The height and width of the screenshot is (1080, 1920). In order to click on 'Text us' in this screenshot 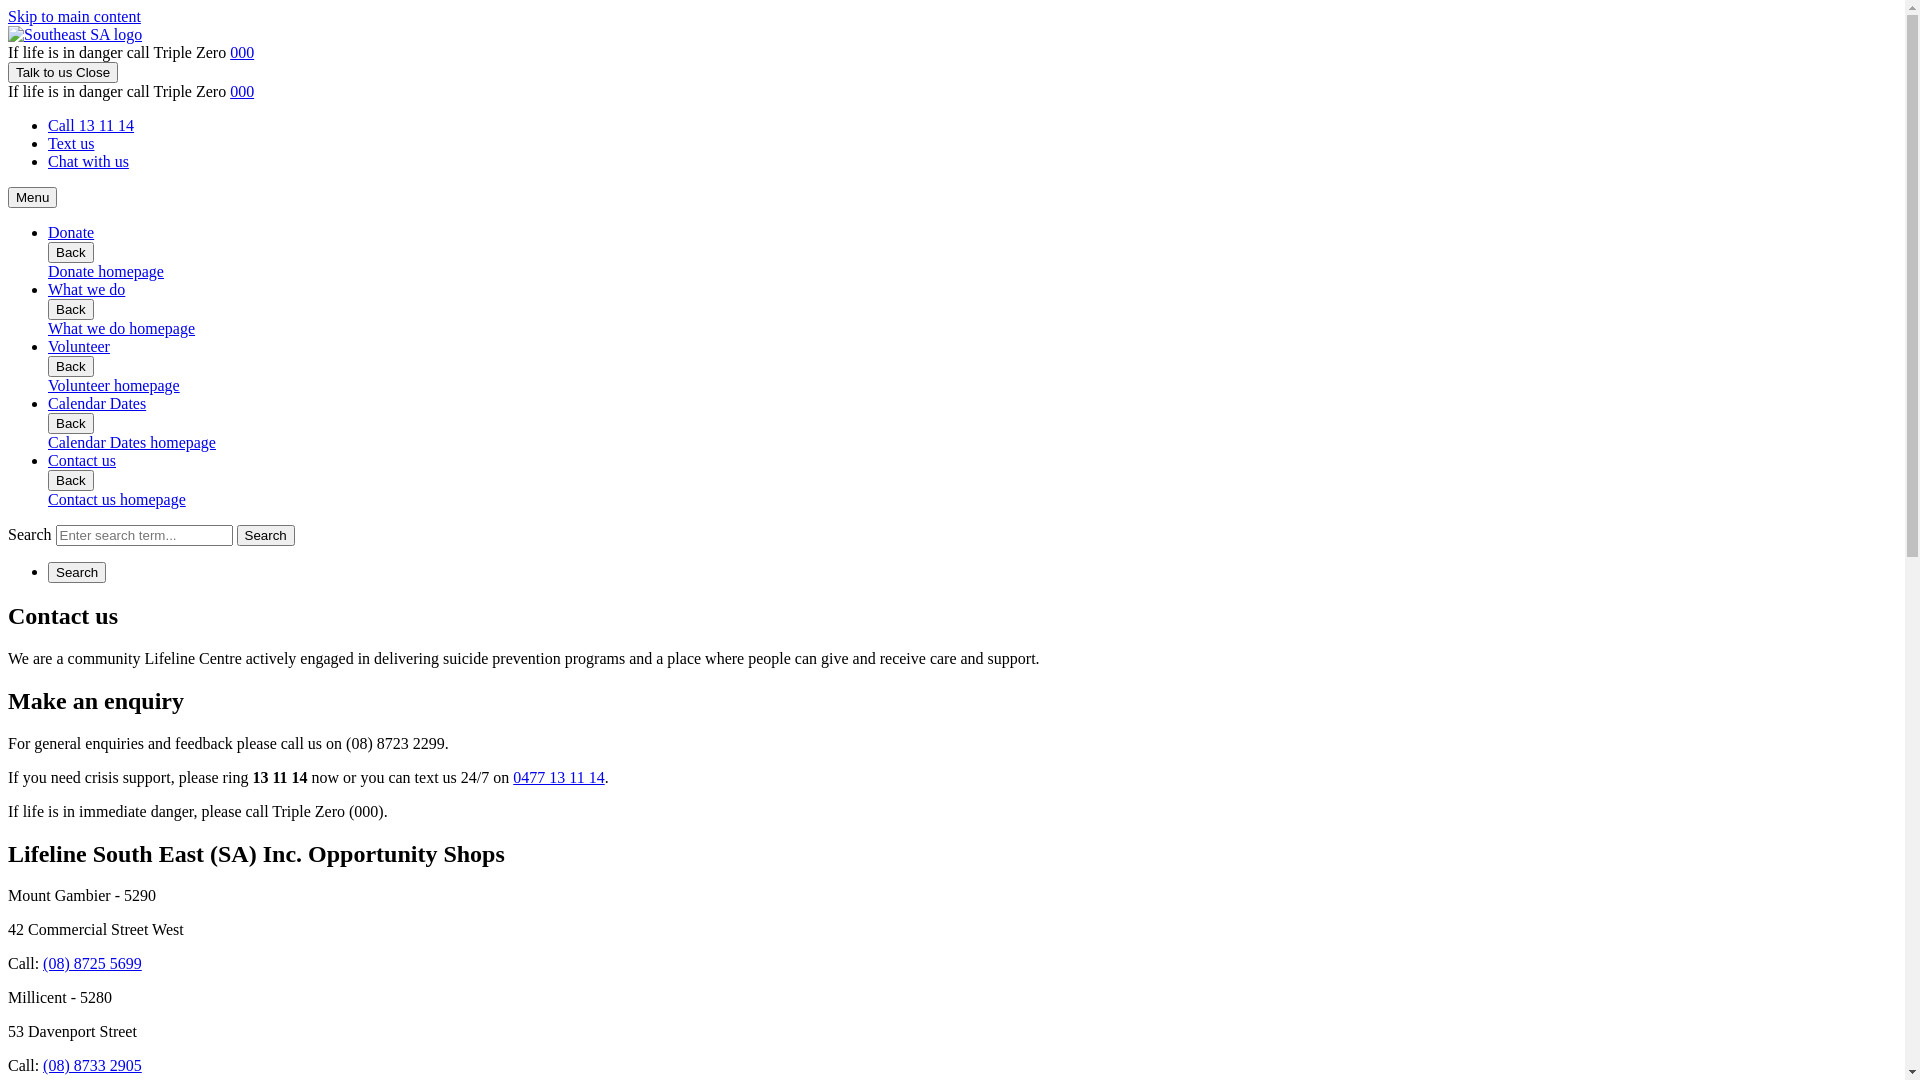, I will do `click(71, 142)`.